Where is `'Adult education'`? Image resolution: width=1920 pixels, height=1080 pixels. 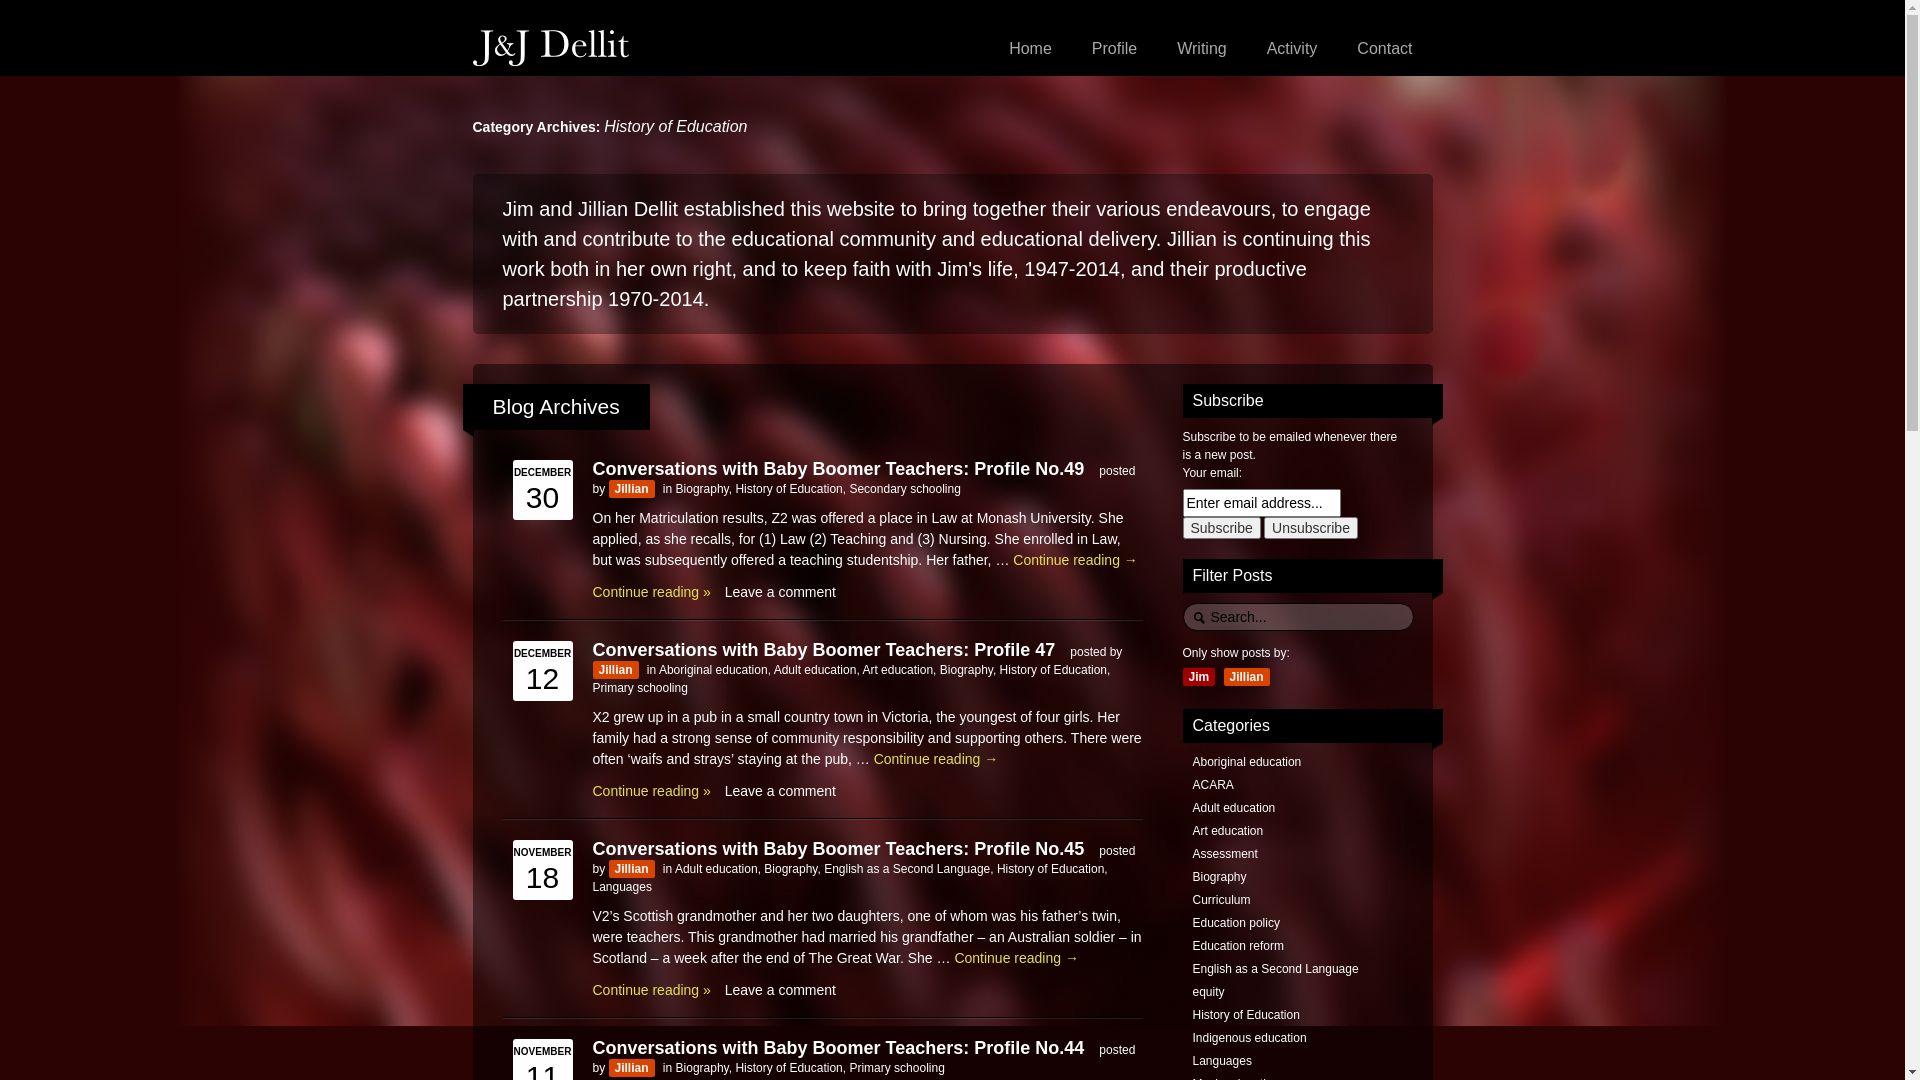
'Adult education' is located at coordinates (716, 867).